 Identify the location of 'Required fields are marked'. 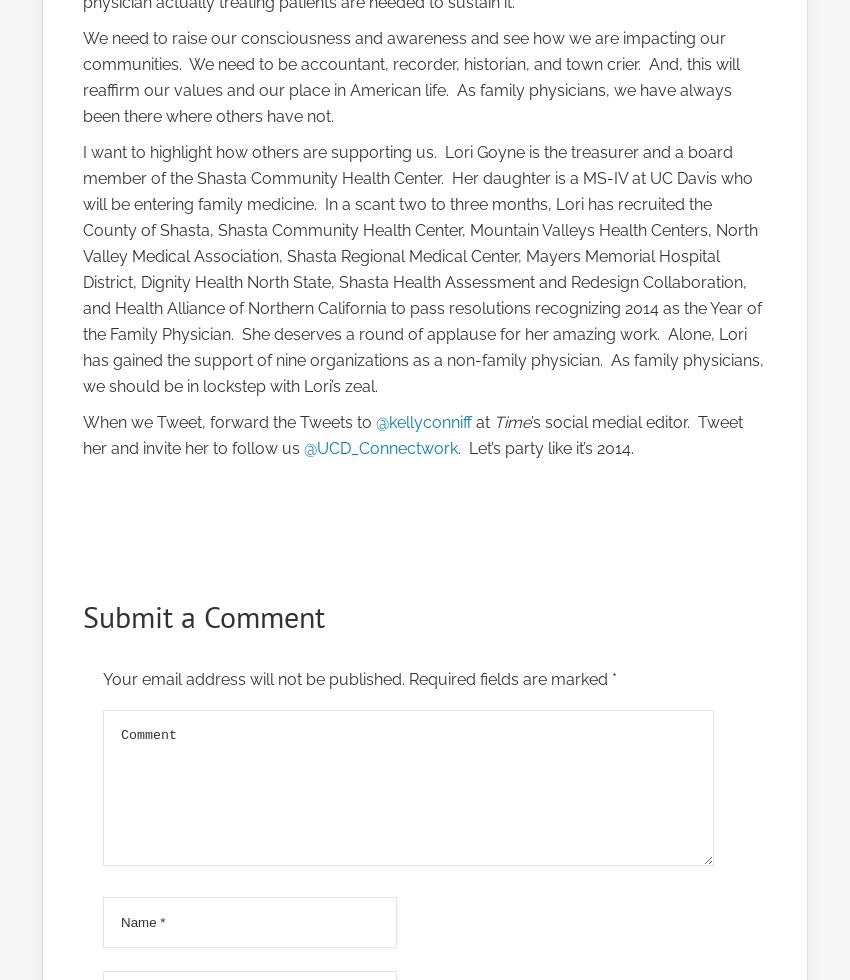
(508, 679).